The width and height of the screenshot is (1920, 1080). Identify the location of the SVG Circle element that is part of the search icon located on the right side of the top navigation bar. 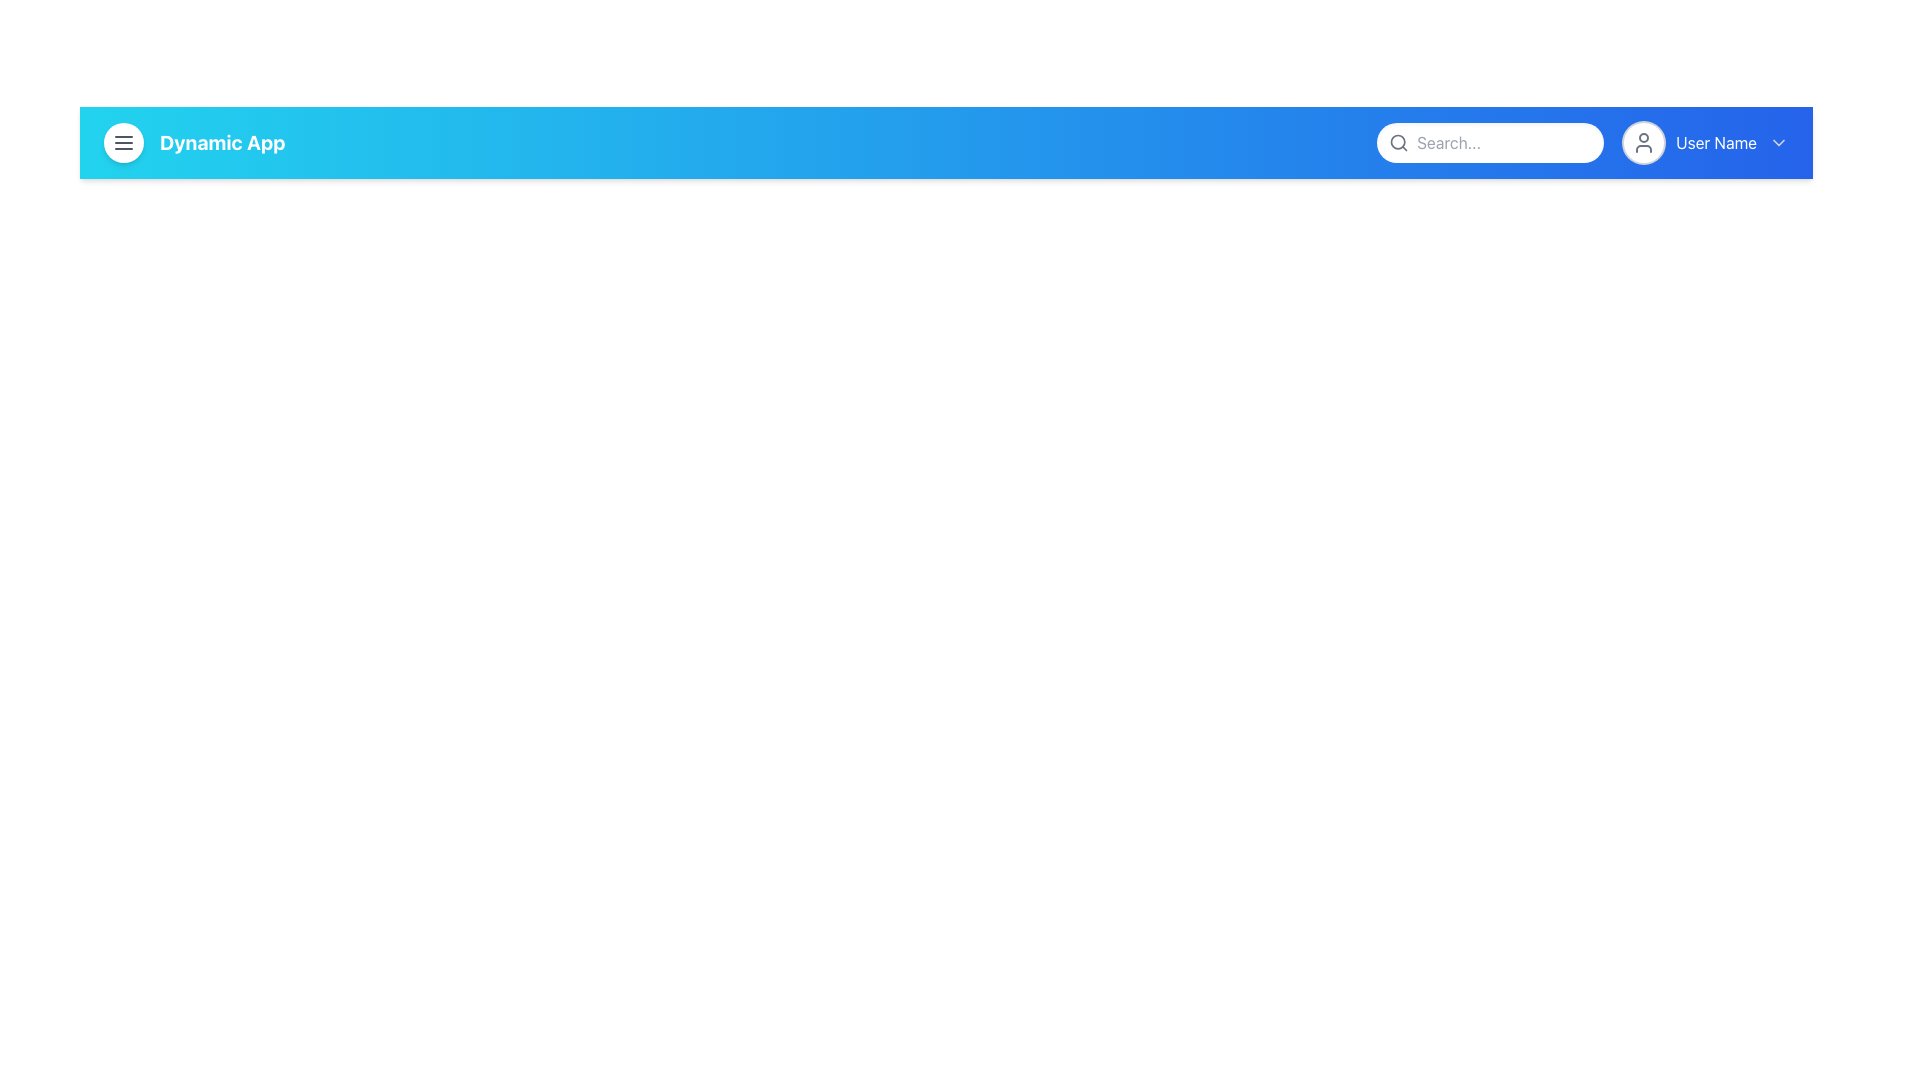
(1397, 141).